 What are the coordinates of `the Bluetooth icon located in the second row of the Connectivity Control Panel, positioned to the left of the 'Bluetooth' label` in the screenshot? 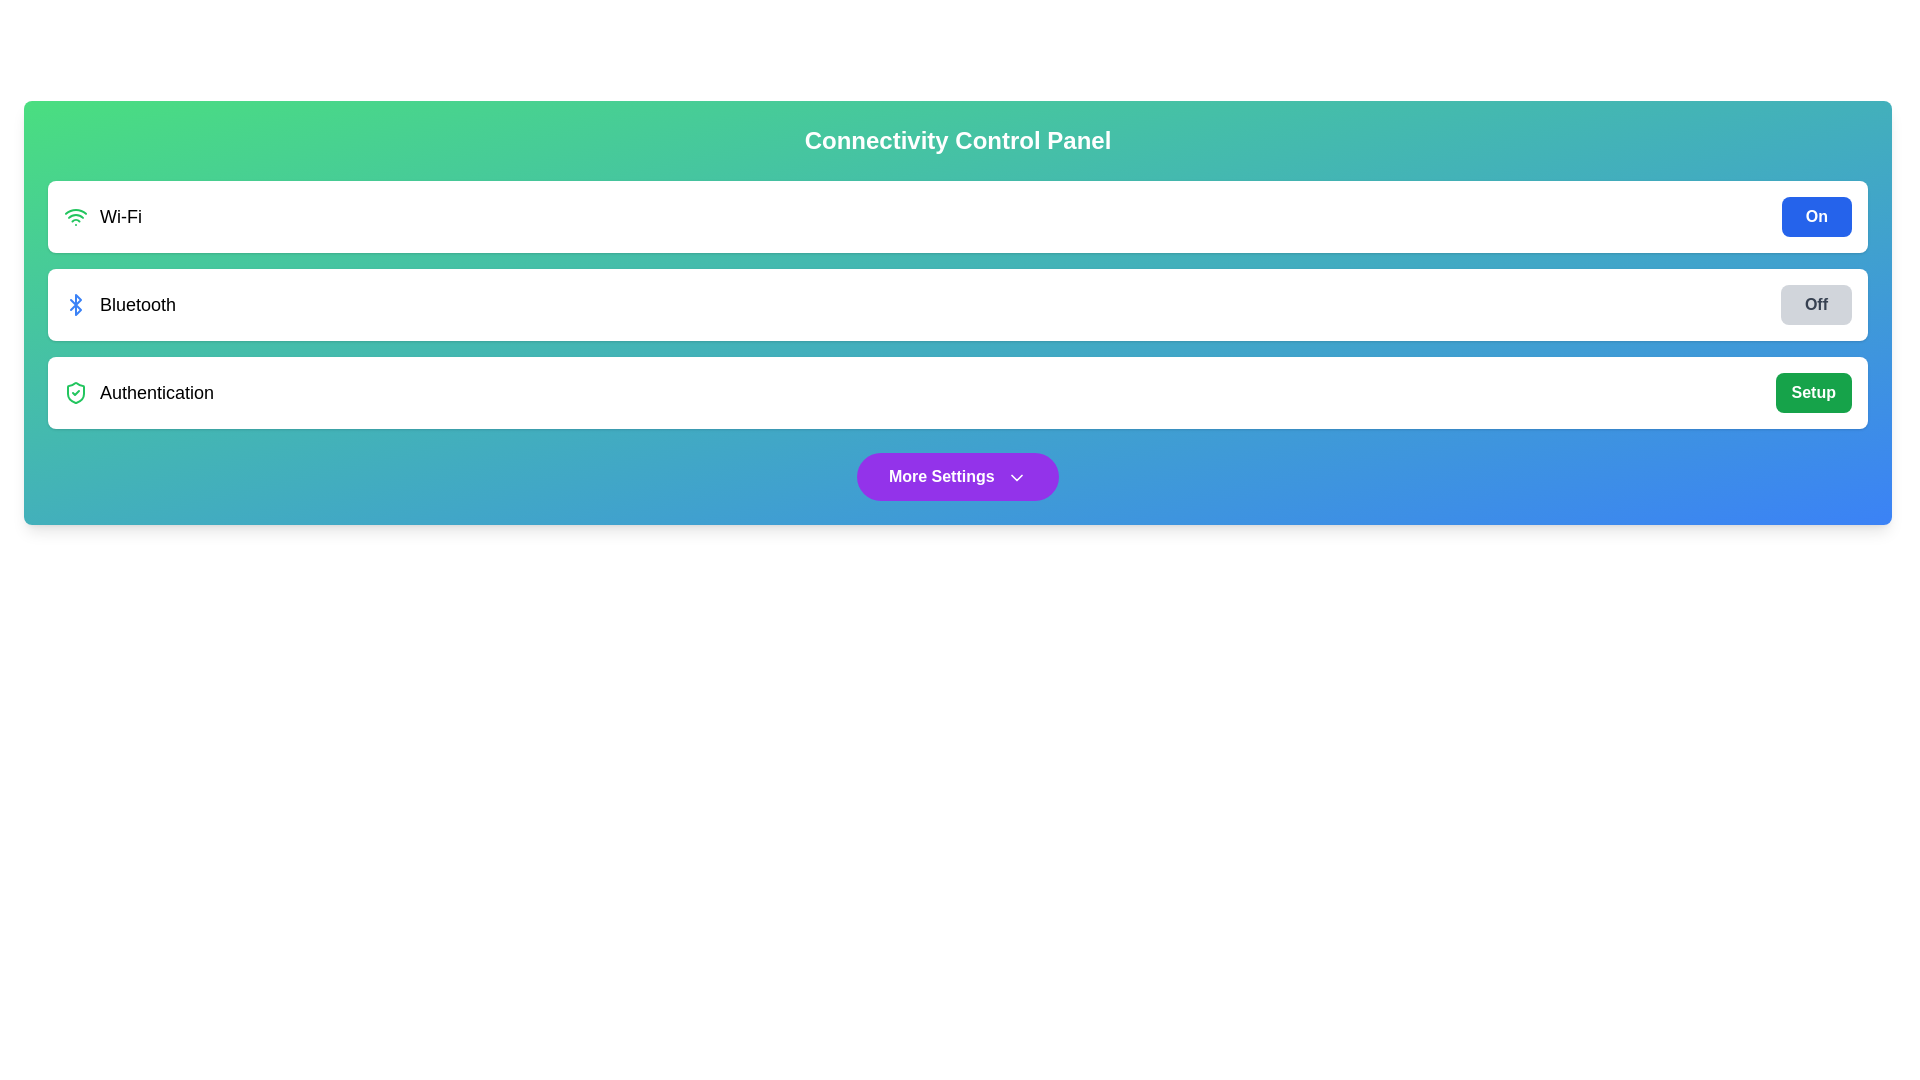 It's located at (76, 304).